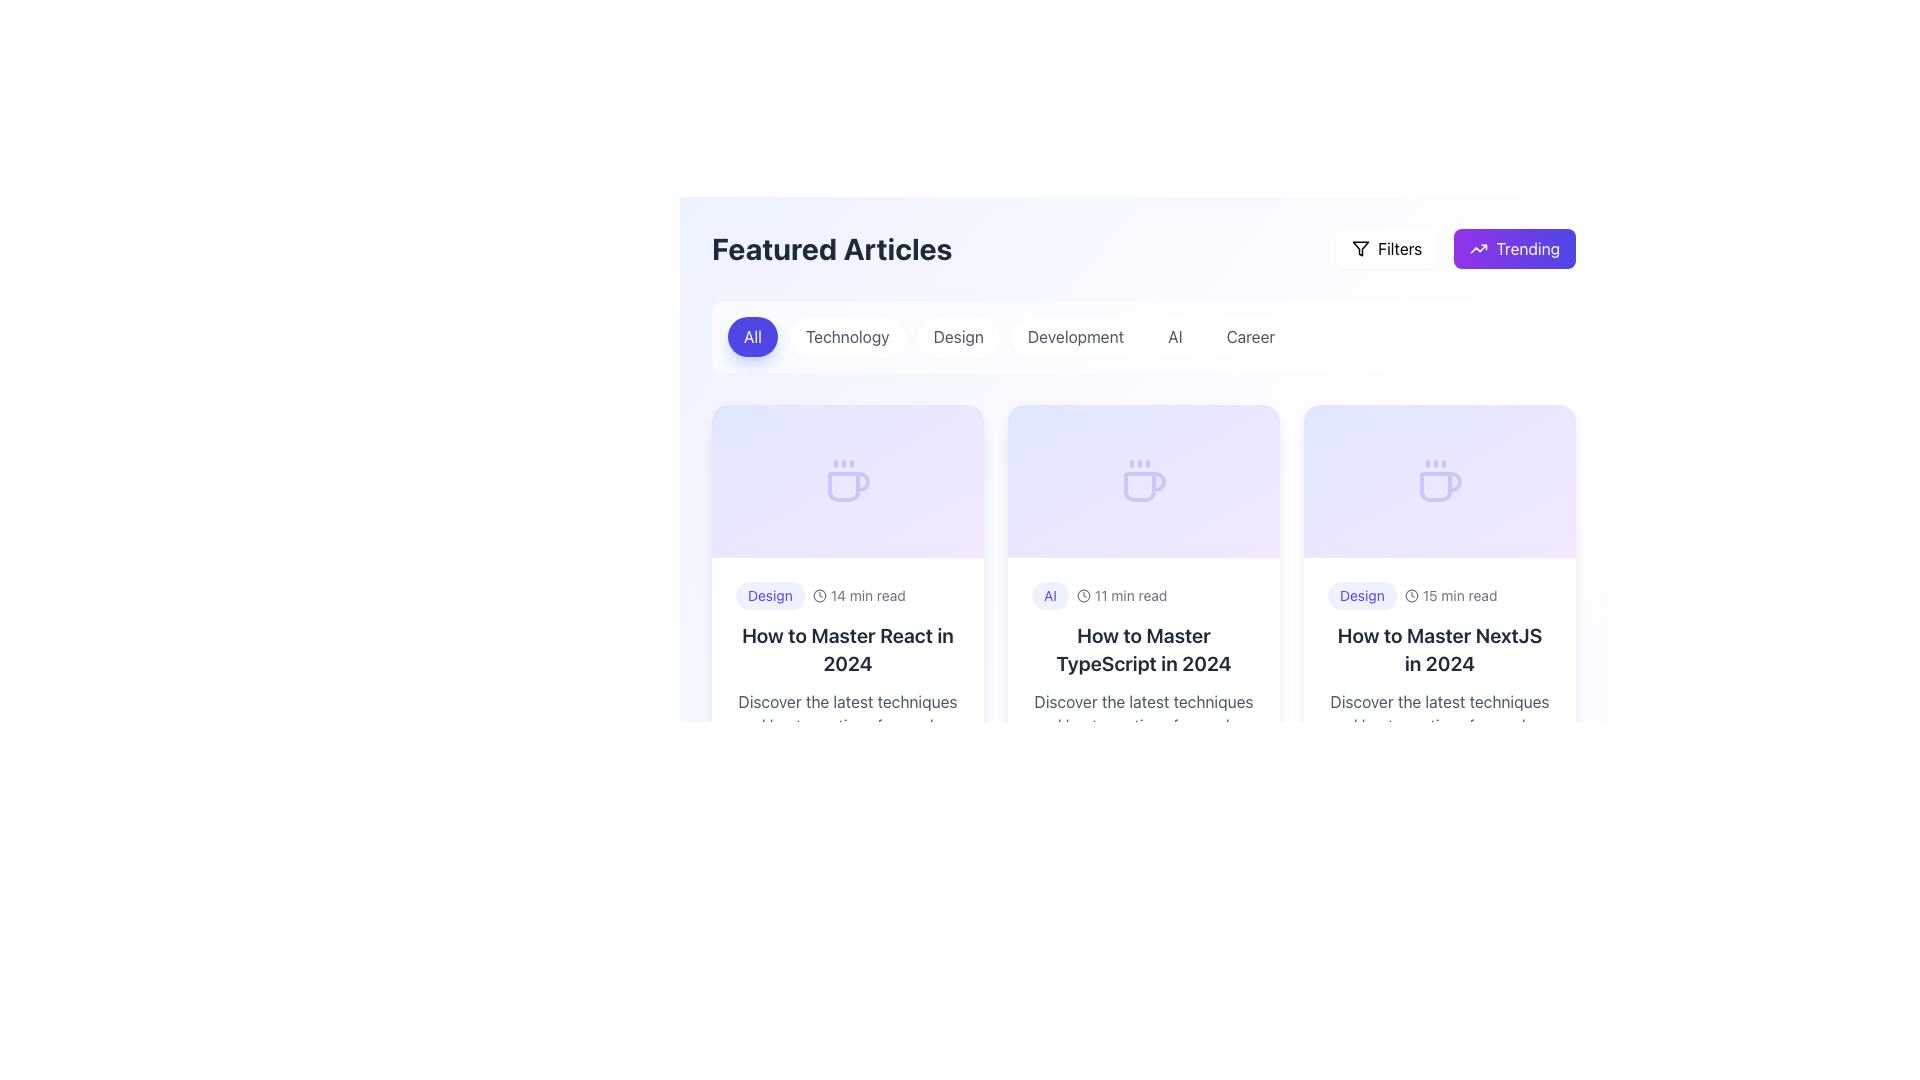 This screenshot has width=1920, height=1080. What do you see at coordinates (1143, 684) in the screenshot?
I see `displayed information on the Content card located in the 'Featured Articles' section, which provides a preview of an article including title, summary, category, reading time, and engagement statistics` at bounding box center [1143, 684].